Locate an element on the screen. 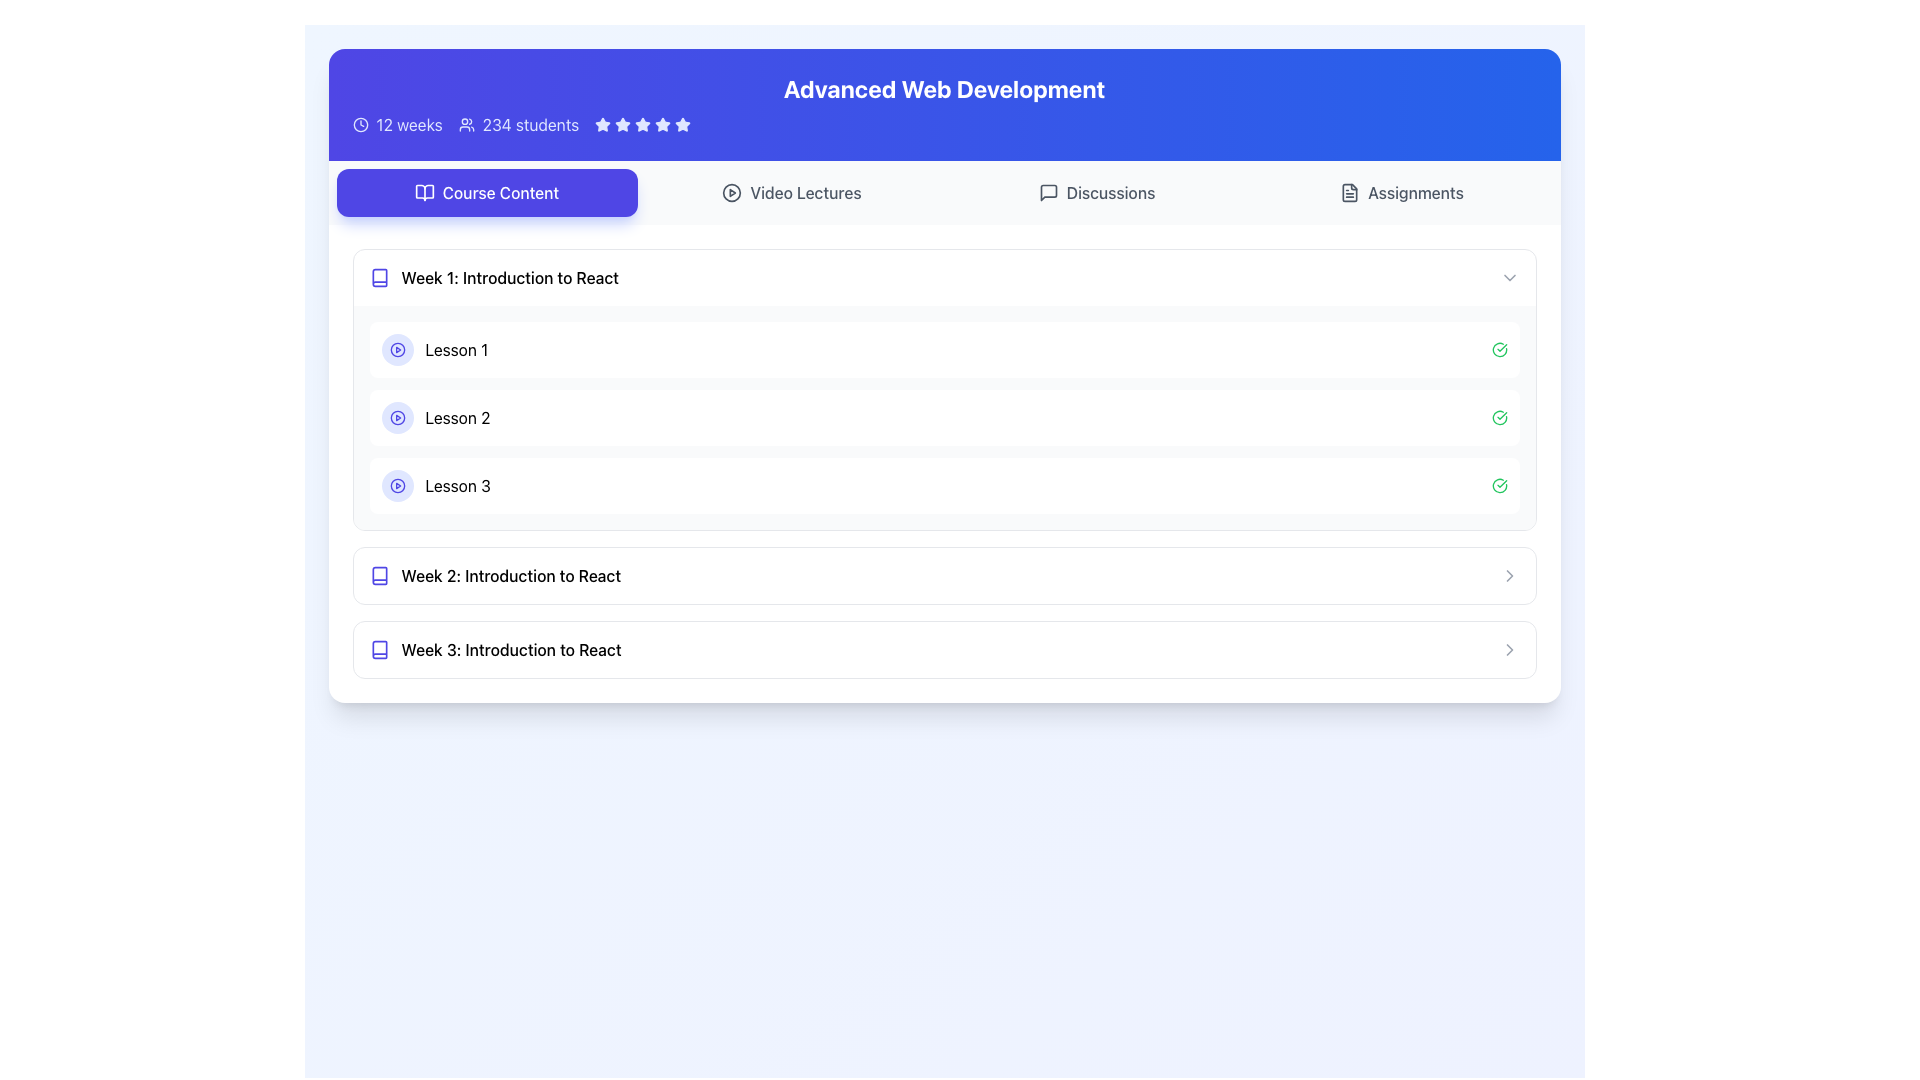 Image resolution: width=1920 pixels, height=1080 pixels. the 'Course Content' text label within the button, which is styled with white text on a vibrant indigo background and positioned to the left of the 'Video Lectures' and 'Discussions' buttons in the top section of the interface is located at coordinates (500, 192).